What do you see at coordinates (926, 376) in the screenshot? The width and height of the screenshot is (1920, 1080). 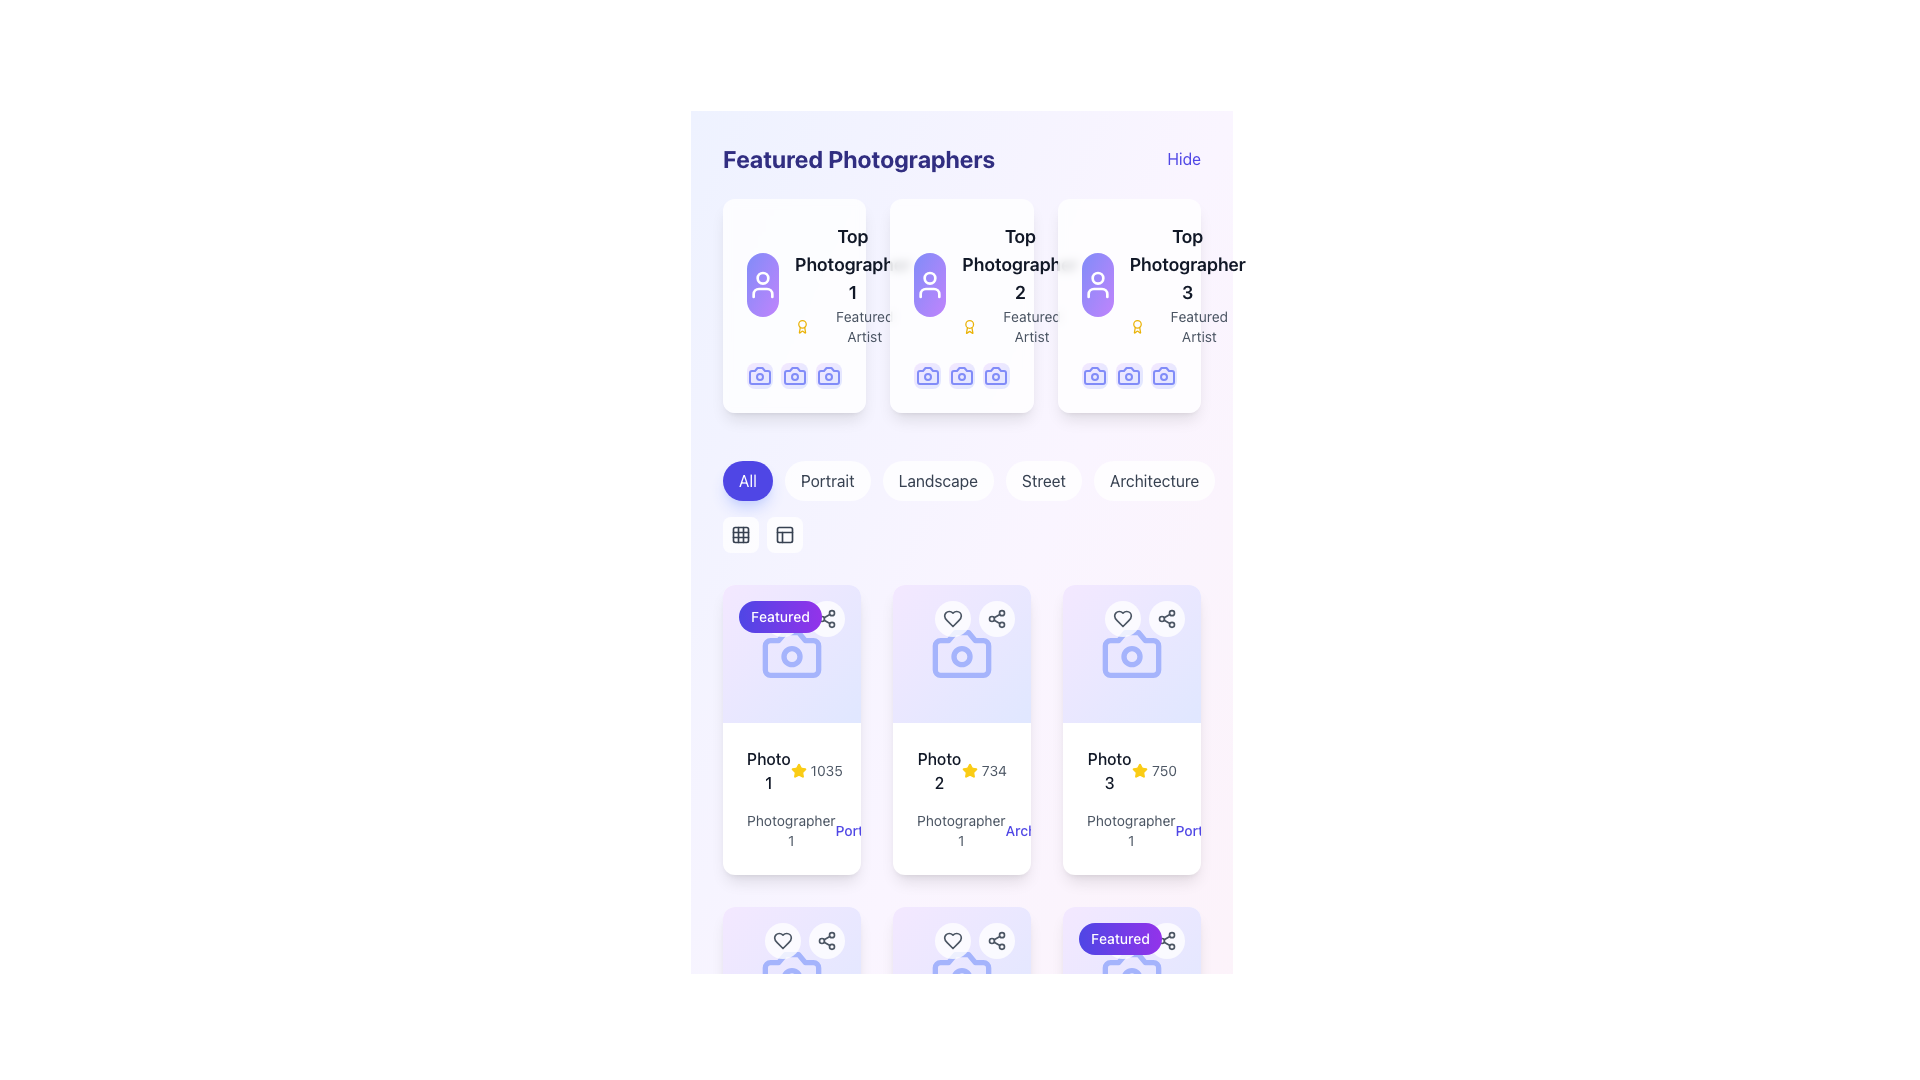 I see `the square button with rounded corners and a gradient background featuring a camera icon, located on the second card in the 'Featured Photographers' section beneath 'Top Photographer 2.'` at bounding box center [926, 376].